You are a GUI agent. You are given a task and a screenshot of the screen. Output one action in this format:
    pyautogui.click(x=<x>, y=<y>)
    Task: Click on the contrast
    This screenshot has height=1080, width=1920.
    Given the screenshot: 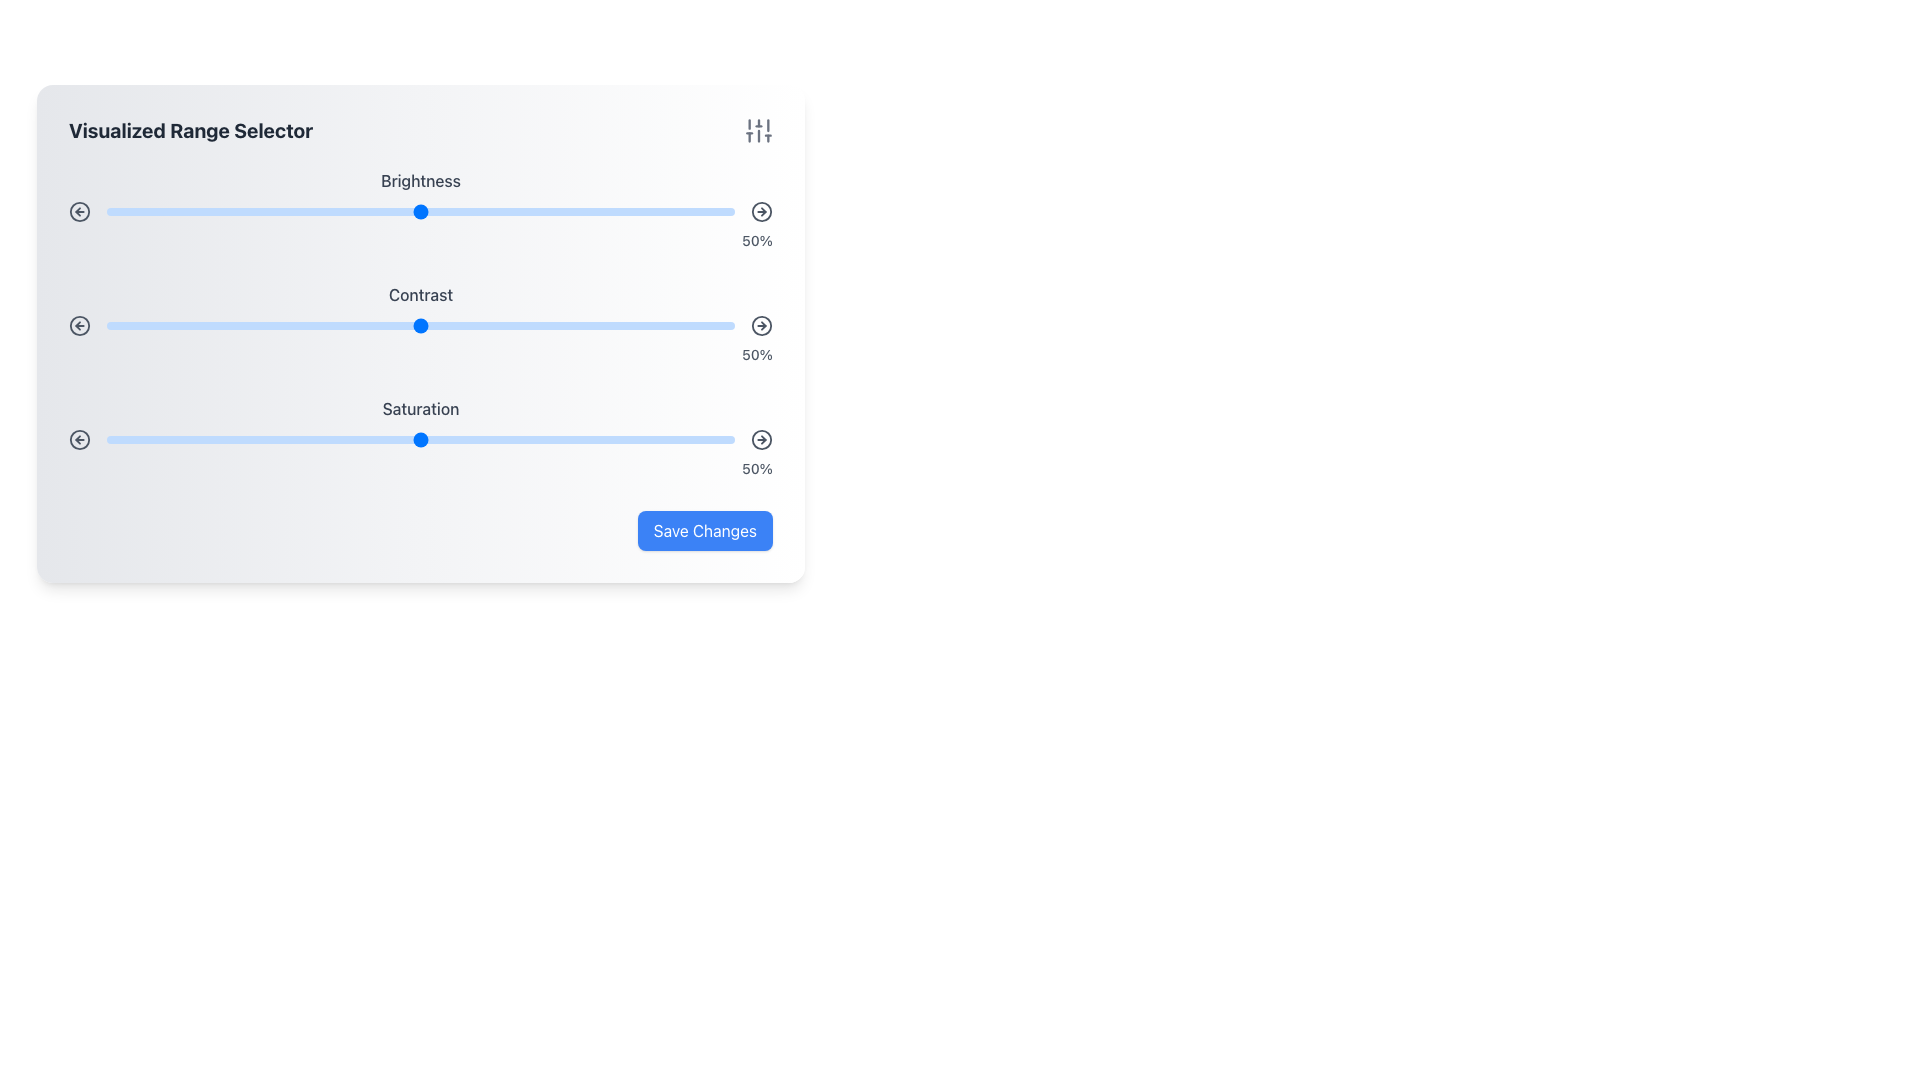 What is the action you would take?
    pyautogui.click(x=665, y=325)
    